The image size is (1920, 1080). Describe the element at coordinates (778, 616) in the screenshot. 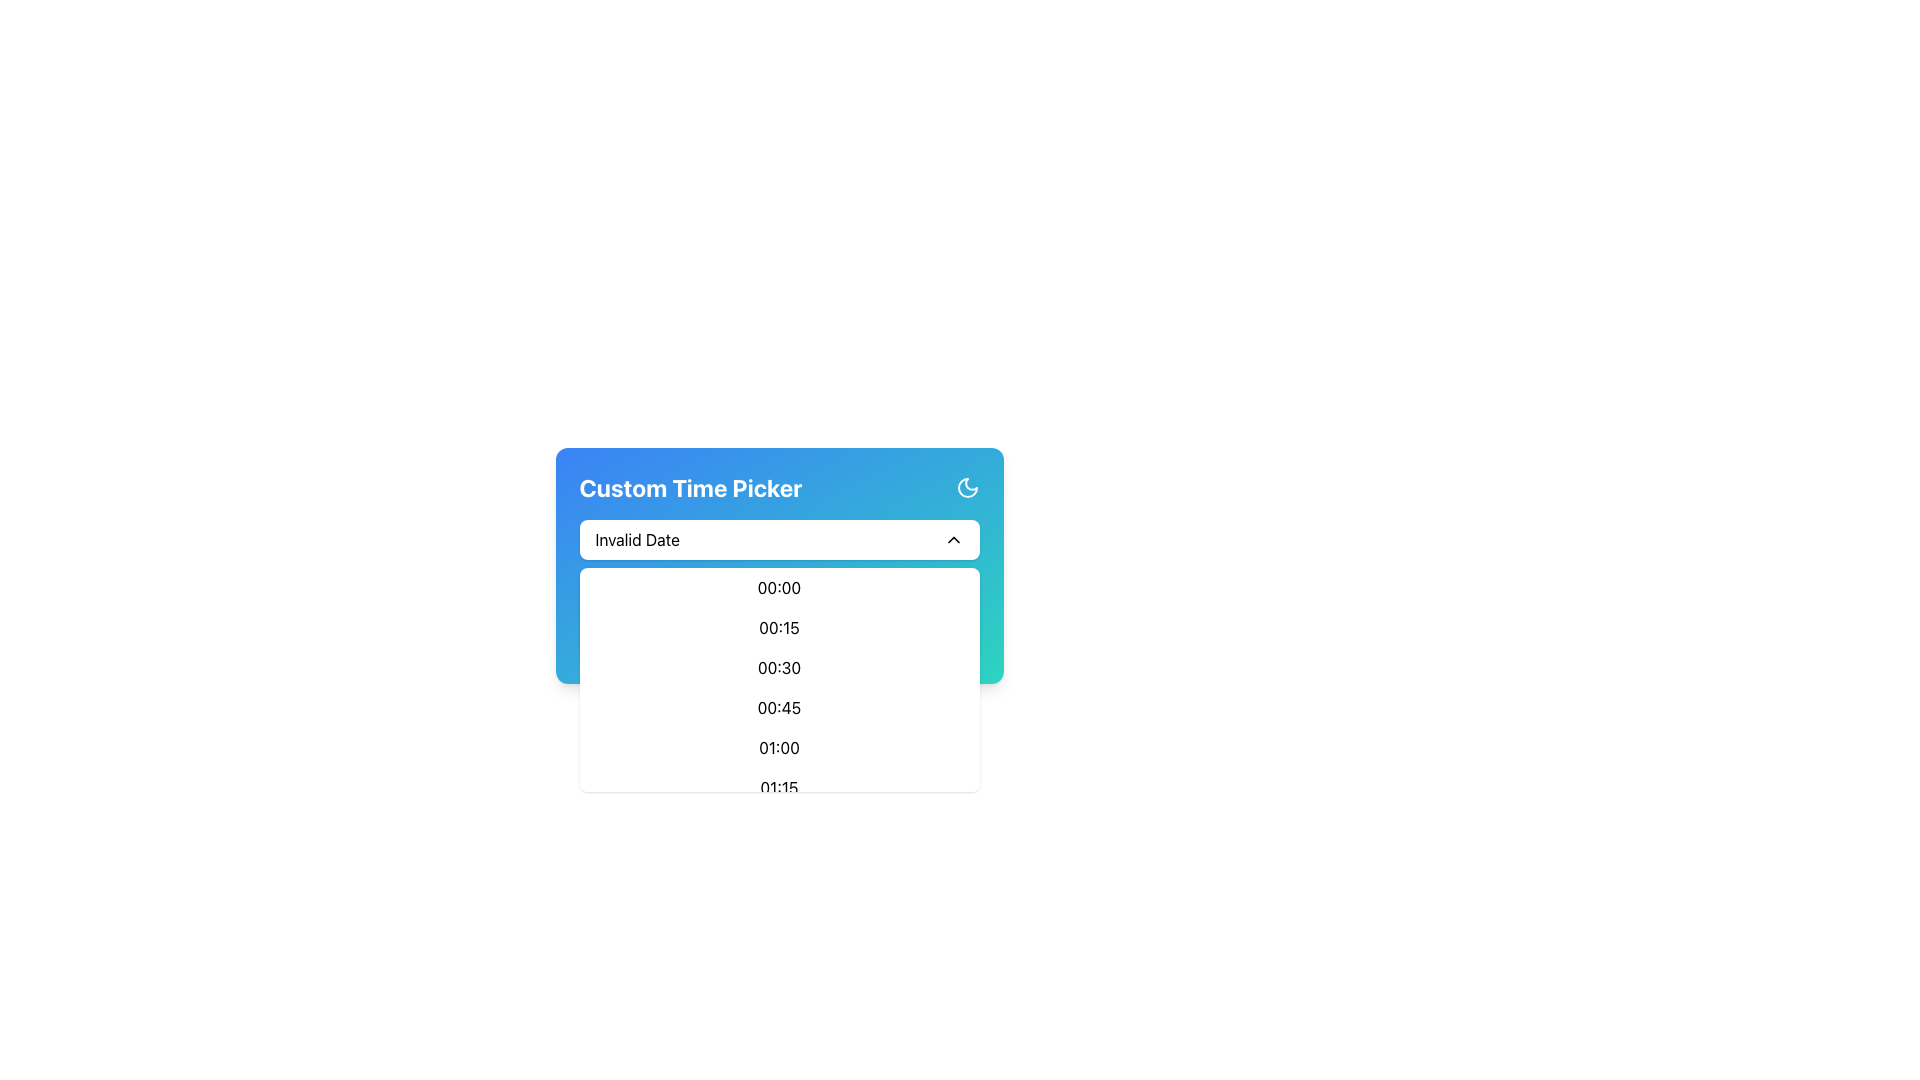

I see `the time '00:15' in the dropdown list of the 'Custom Time Picker'` at that location.